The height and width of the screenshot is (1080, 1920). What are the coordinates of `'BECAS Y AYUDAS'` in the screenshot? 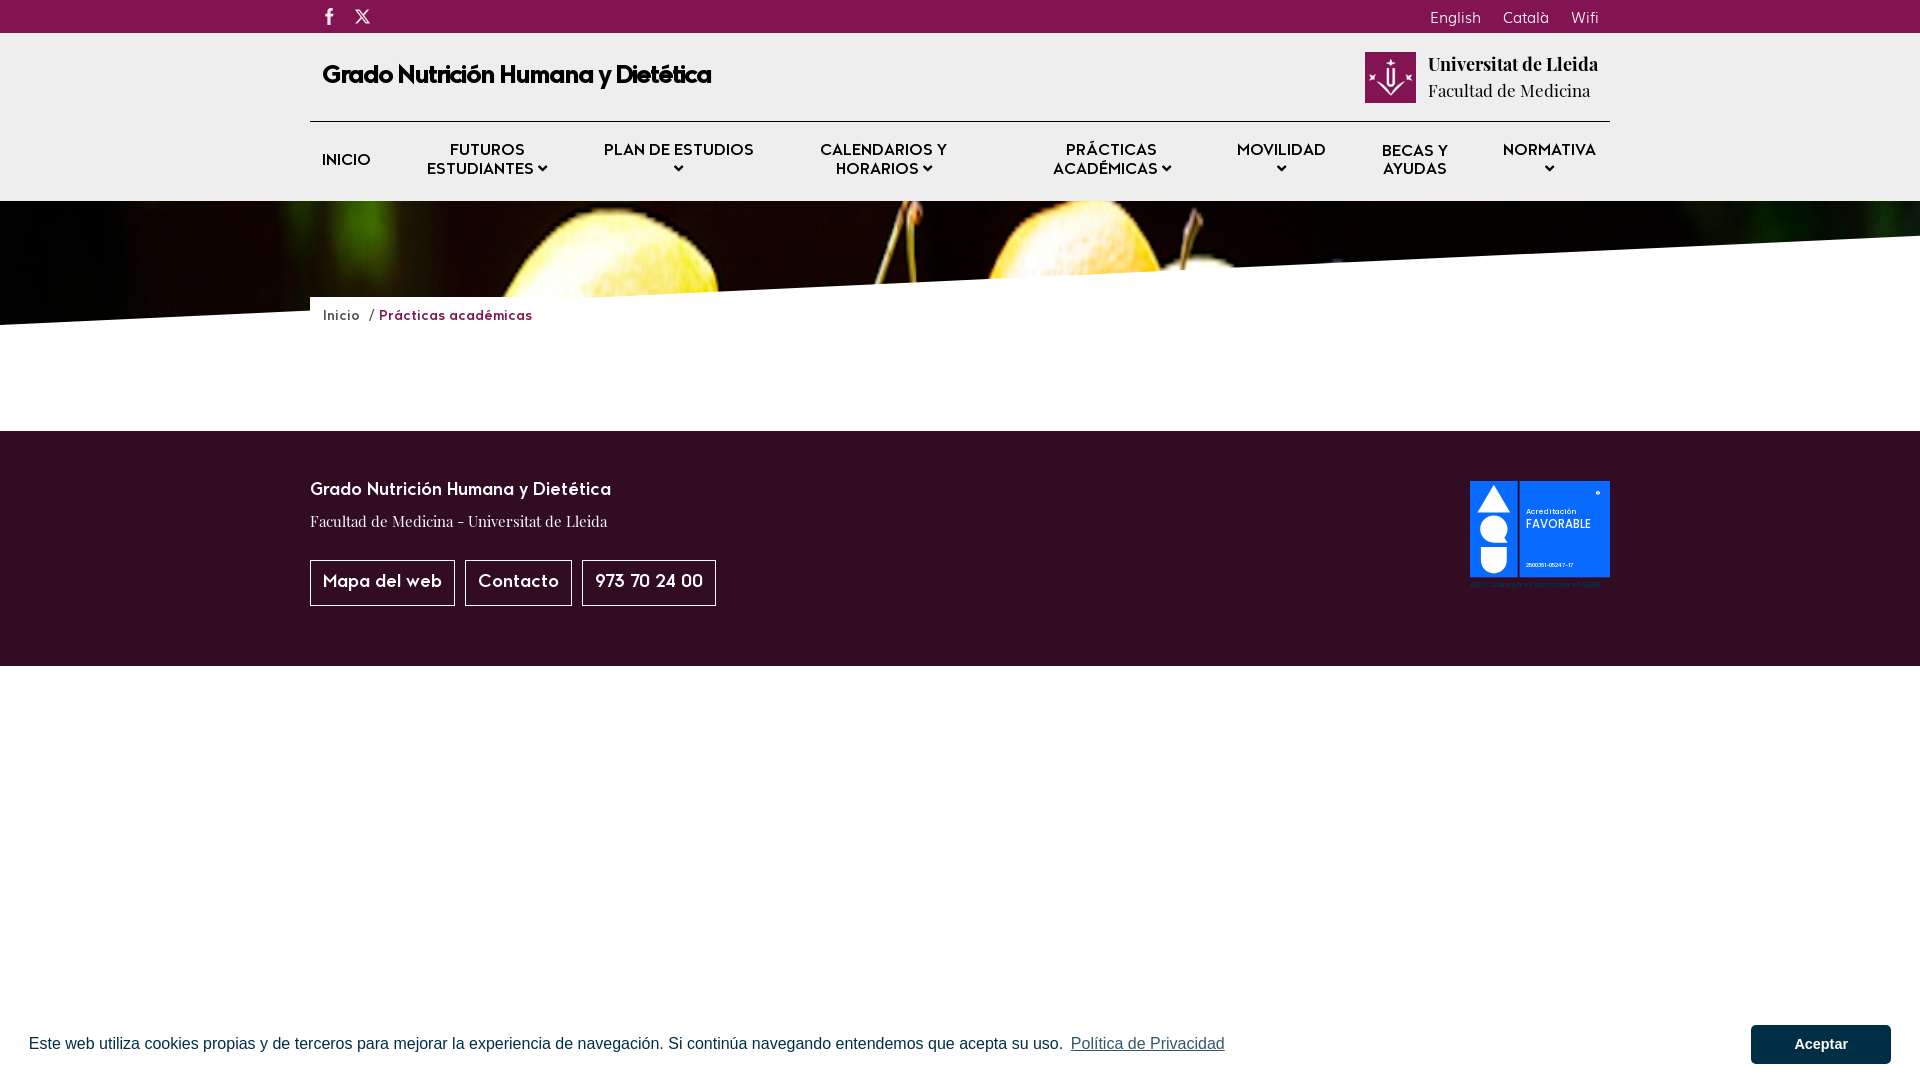 It's located at (1414, 160).